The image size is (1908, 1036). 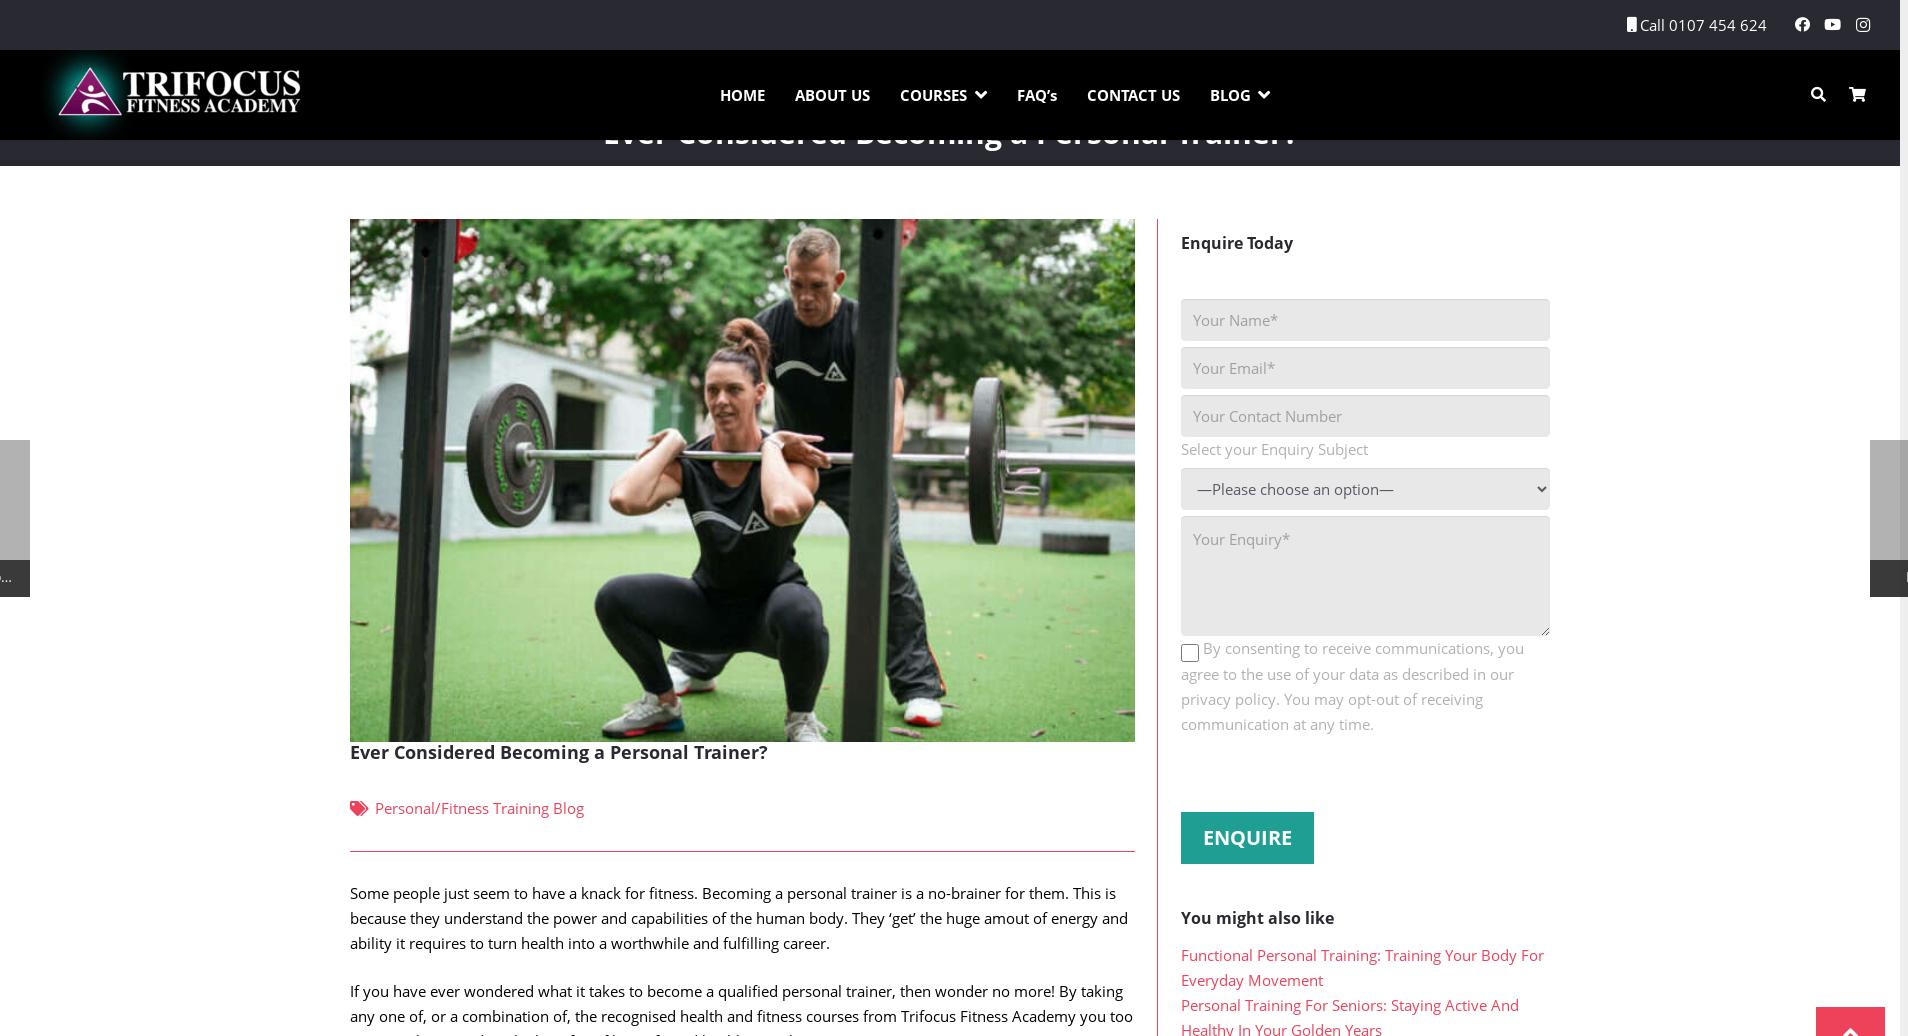 I want to click on 'COURSES', so click(x=932, y=95).